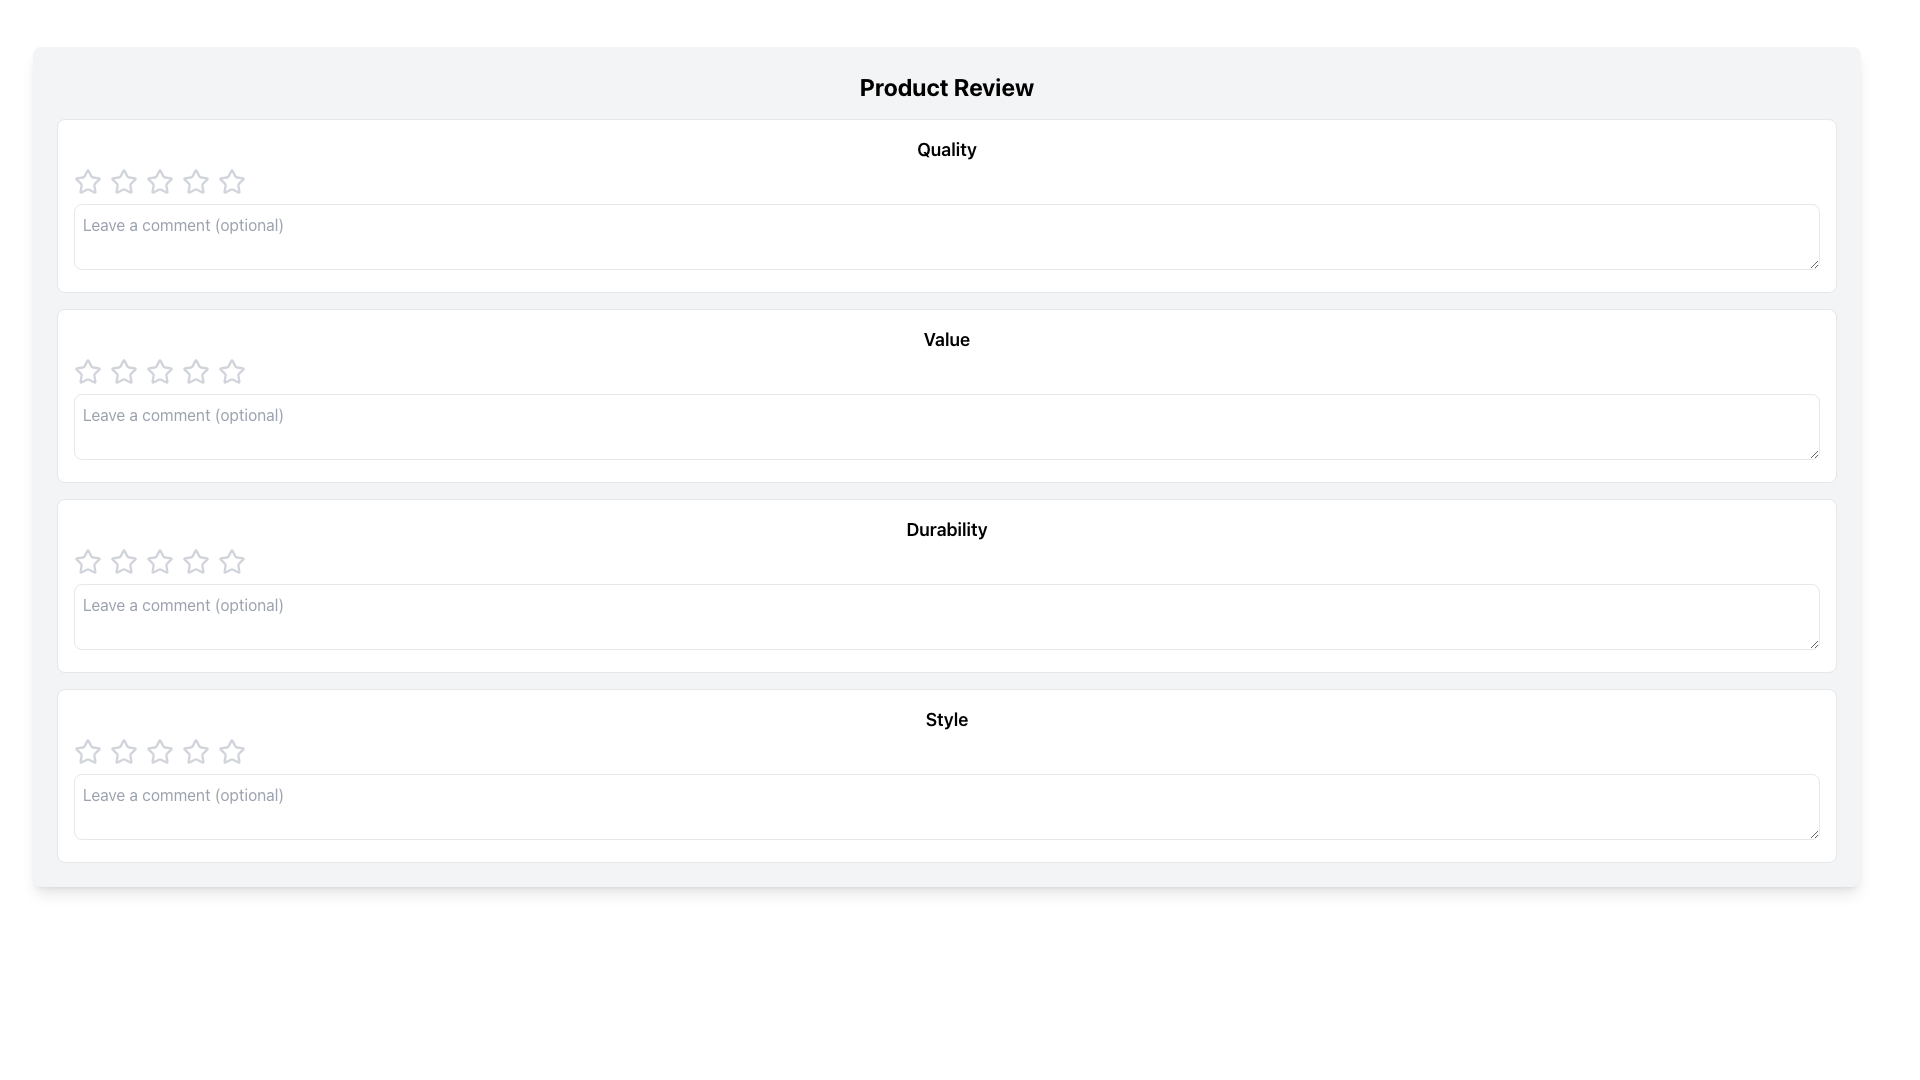 The height and width of the screenshot is (1080, 1920). I want to click on the second star in the horizontal row of five stars in the 'Value' section of the Product Review interface for keyboard selection, so click(196, 371).